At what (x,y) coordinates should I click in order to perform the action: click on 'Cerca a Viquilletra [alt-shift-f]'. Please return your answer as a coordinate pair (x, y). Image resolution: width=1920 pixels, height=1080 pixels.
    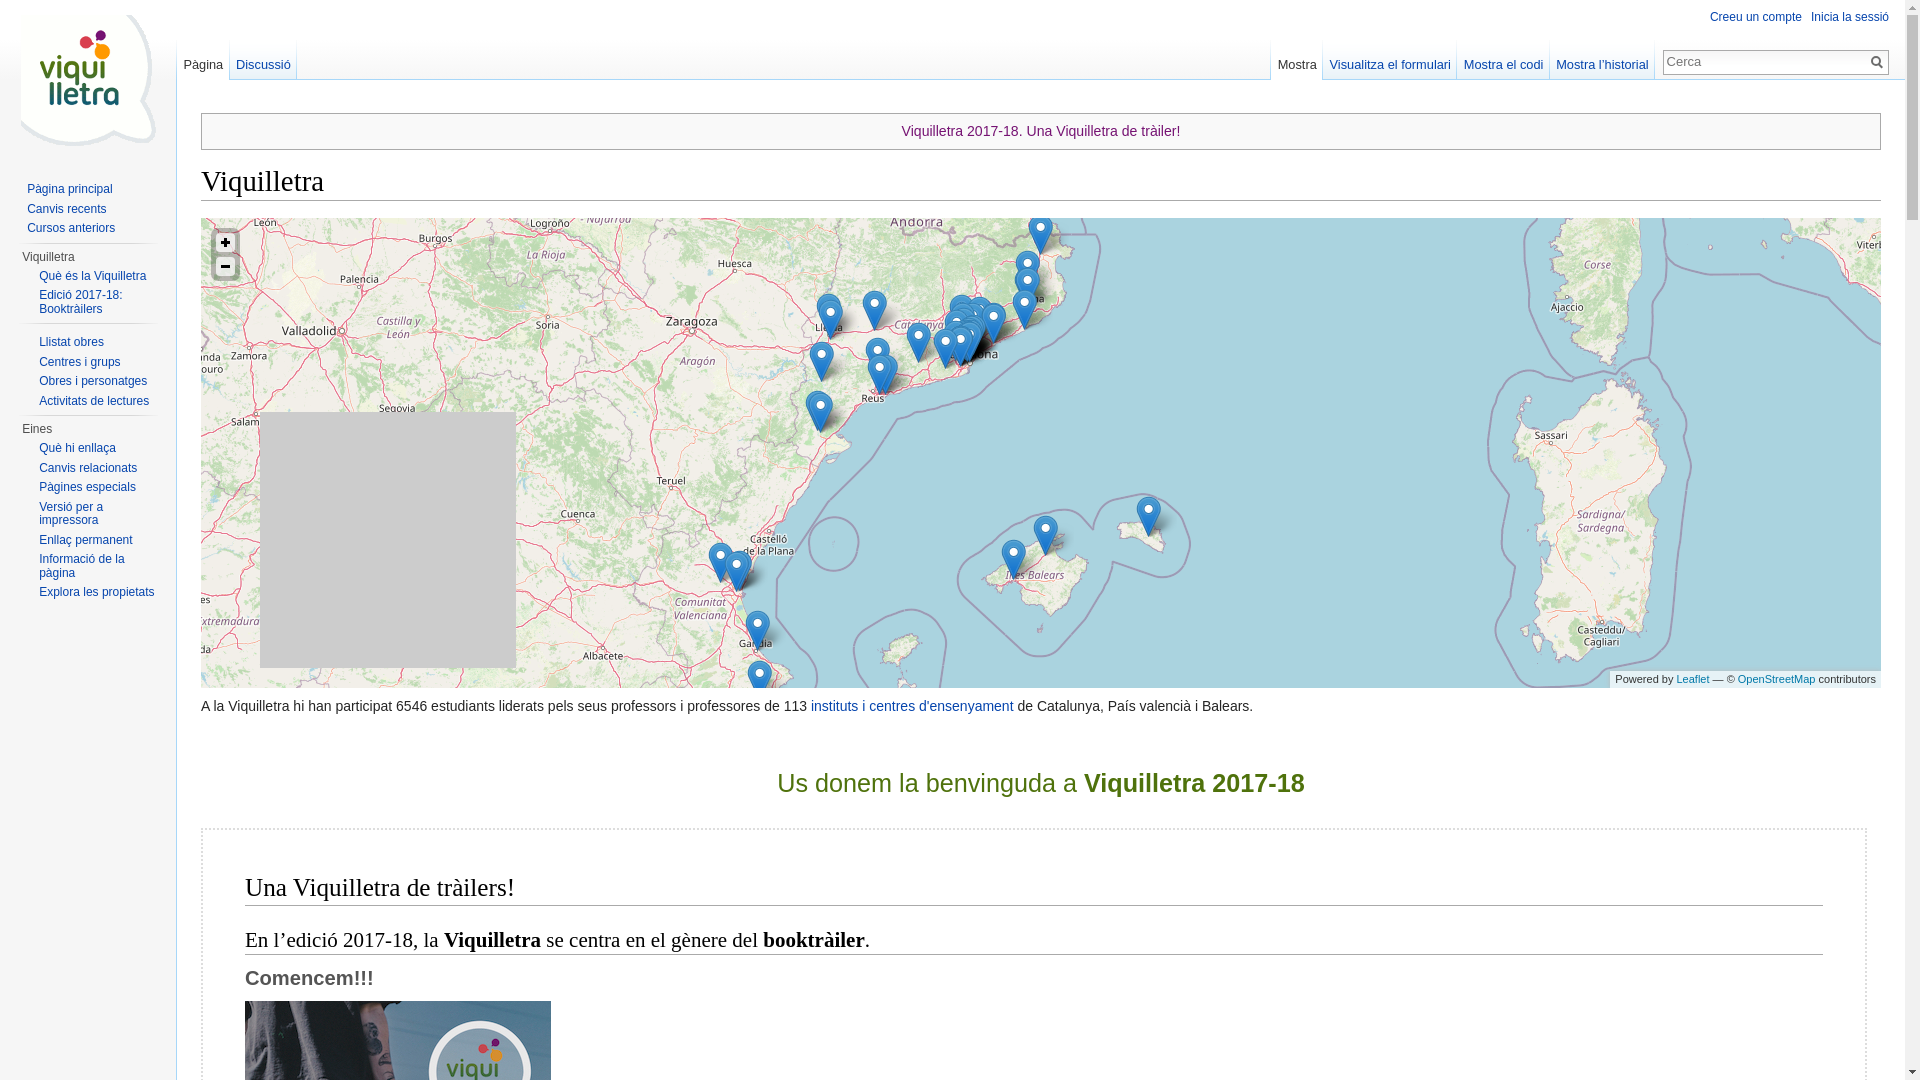
    Looking at the image, I should click on (1765, 60).